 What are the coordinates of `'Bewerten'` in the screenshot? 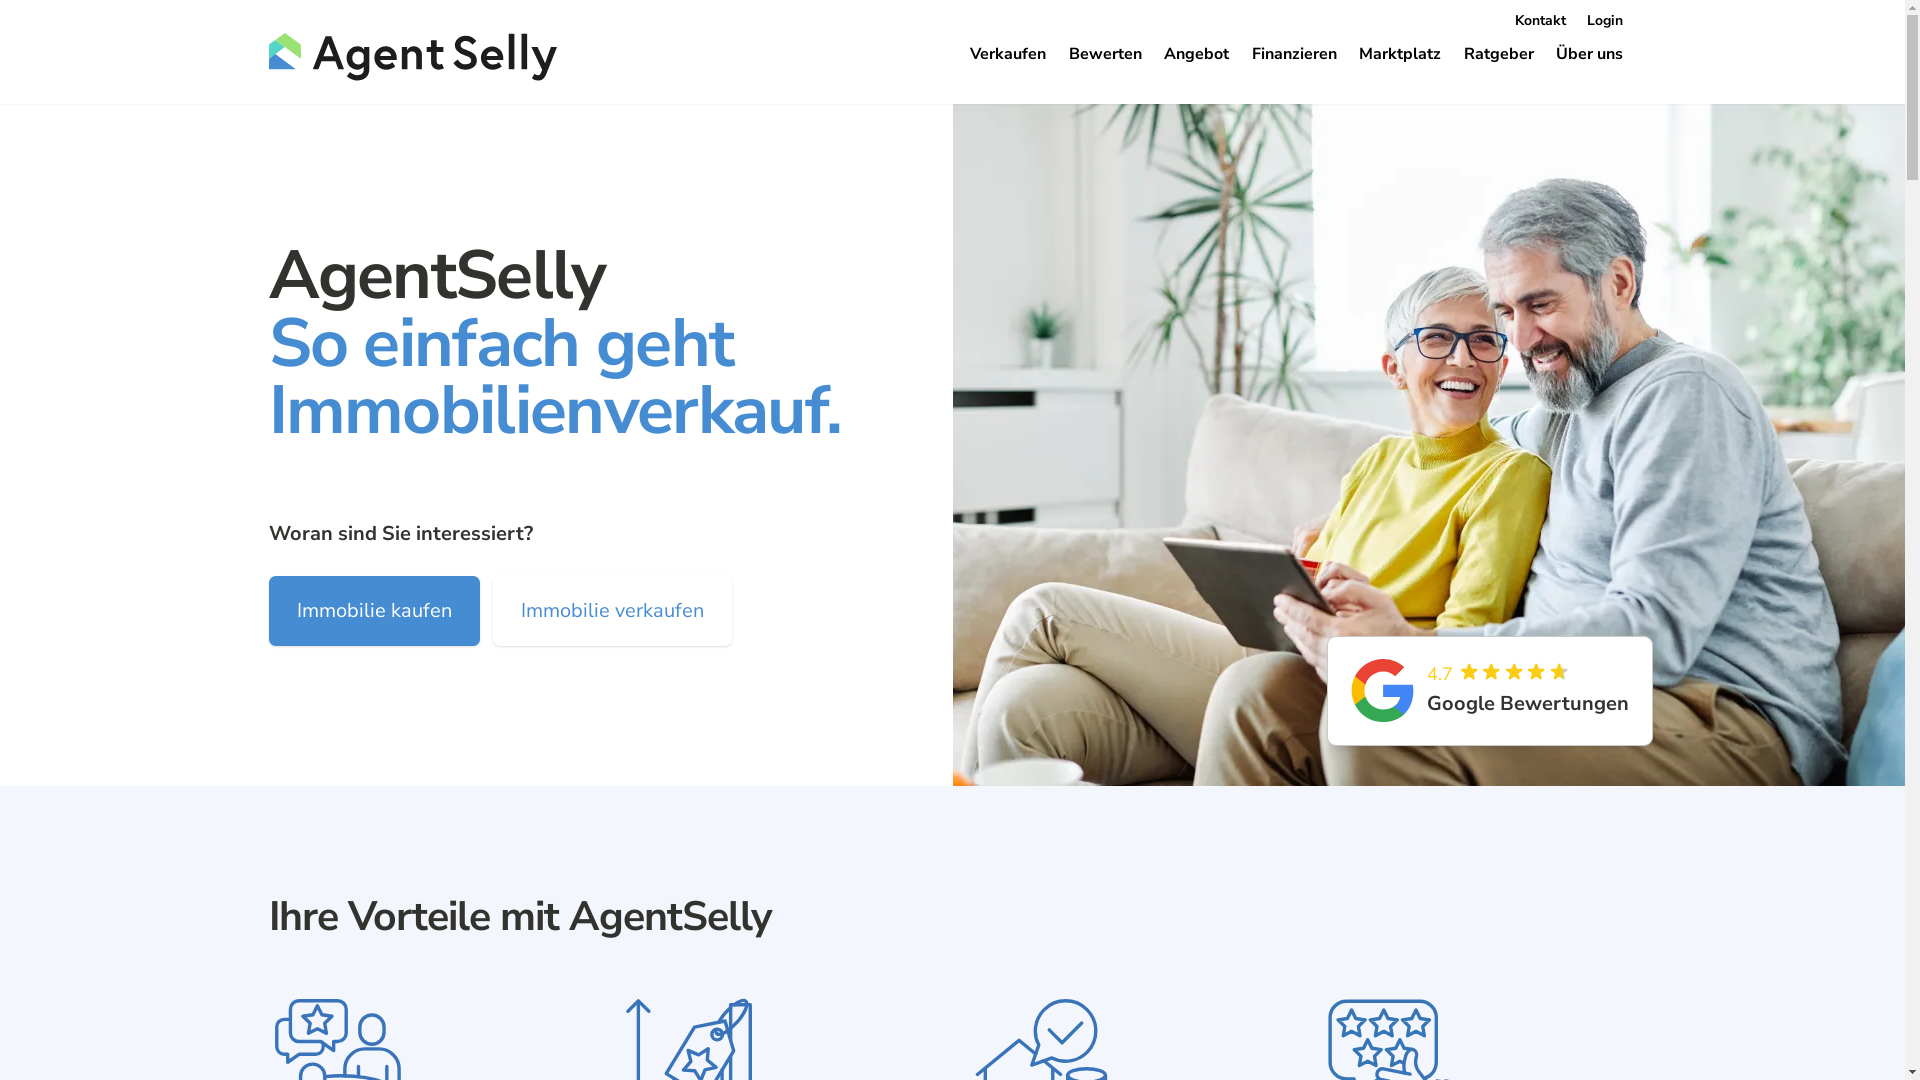 It's located at (1103, 53).